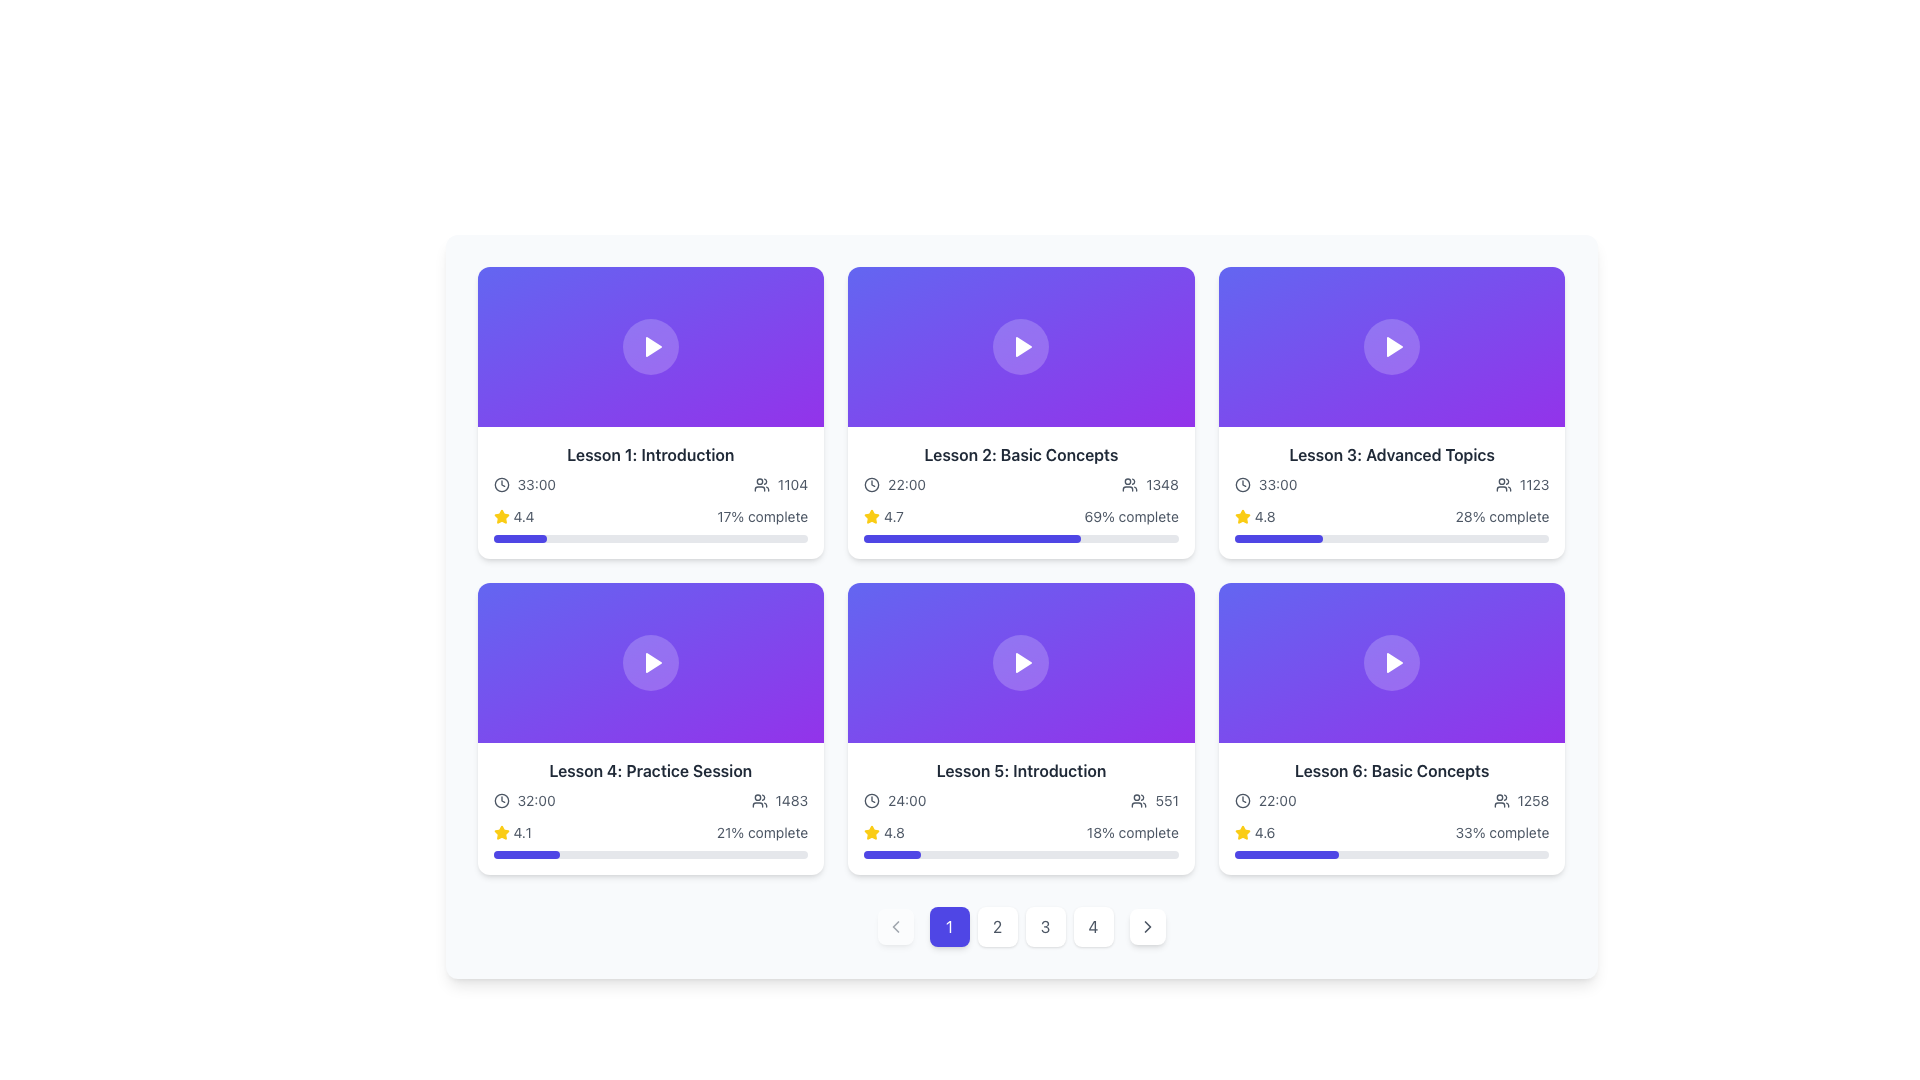  What do you see at coordinates (1021, 455) in the screenshot?
I see `the text label that identifies the content as 'Lesson 2: Basic Concepts', which is positioned in the top-middle section of the card` at bounding box center [1021, 455].